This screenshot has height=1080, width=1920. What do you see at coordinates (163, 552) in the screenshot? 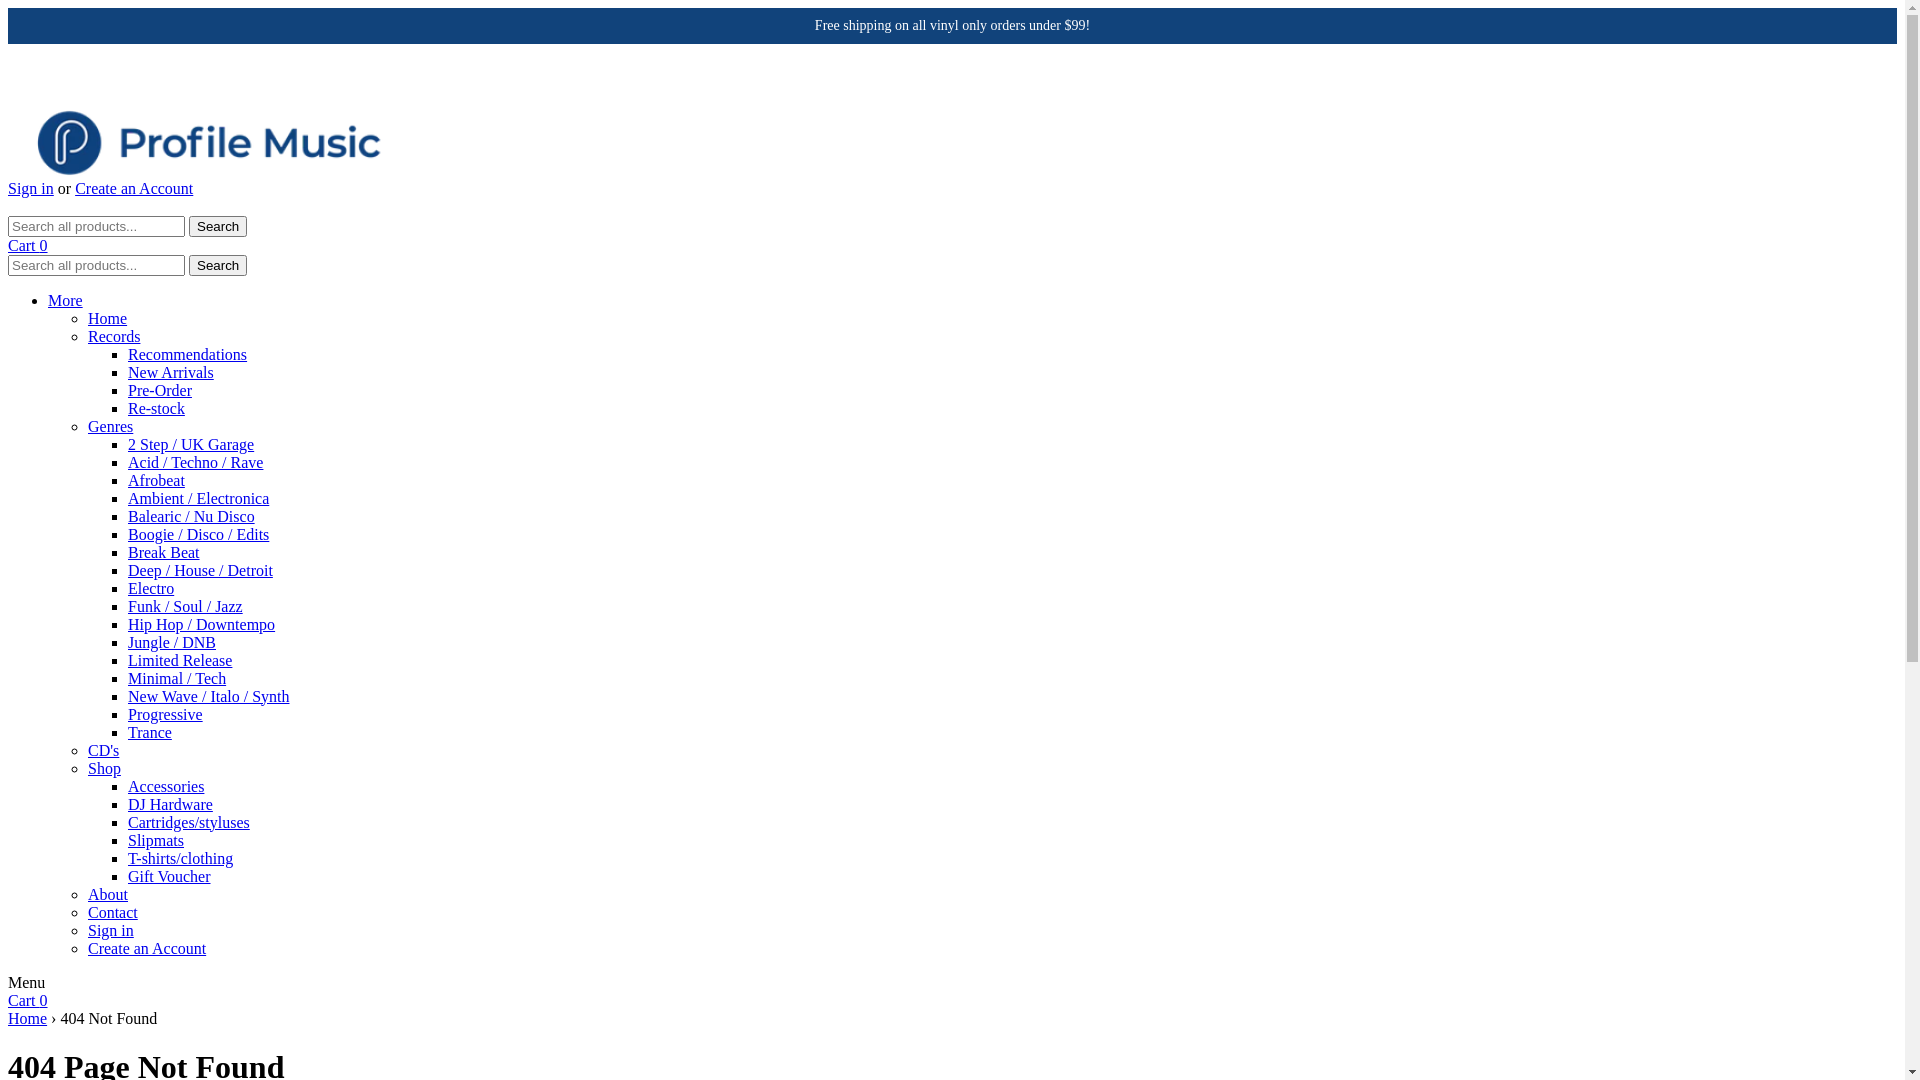
I see `'Break Beat'` at bounding box center [163, 552].